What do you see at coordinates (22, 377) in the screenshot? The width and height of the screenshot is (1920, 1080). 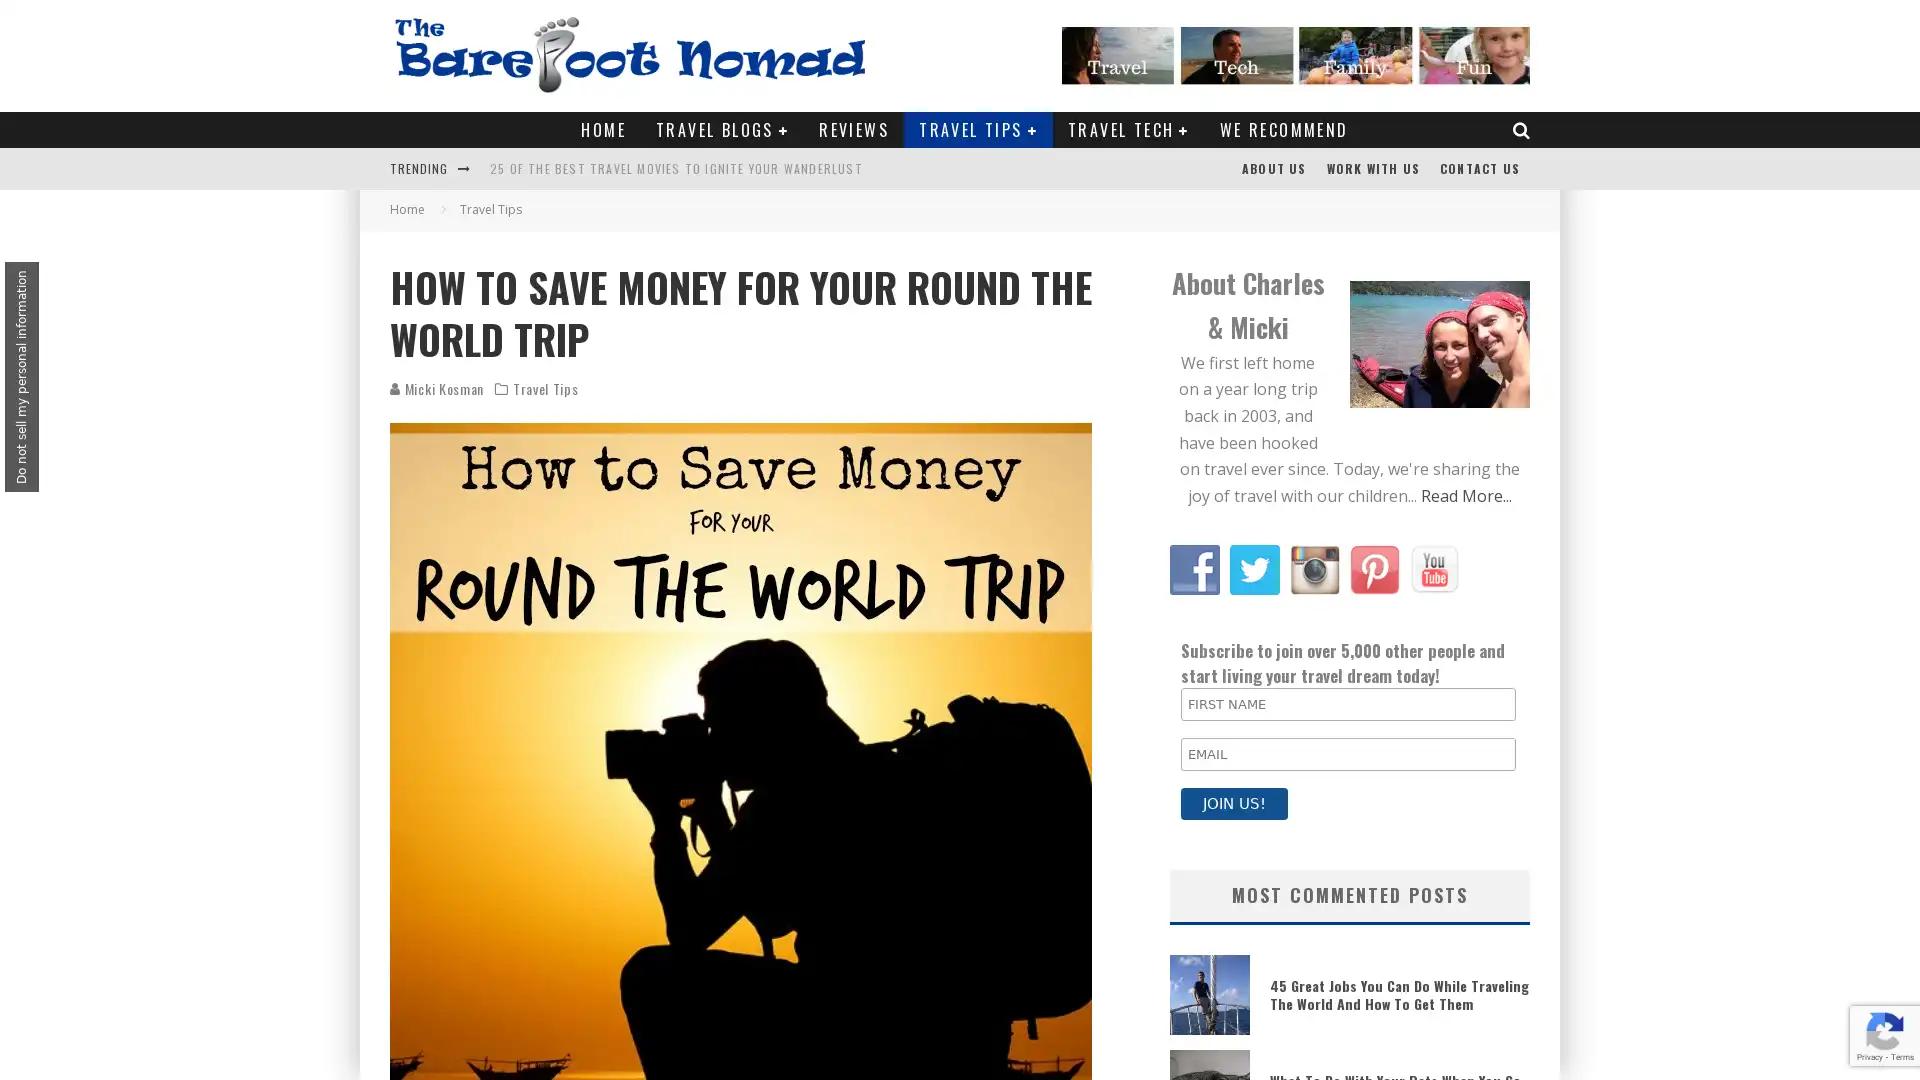 I see `Do not sell my personal information` at bounding box center [22, 377].